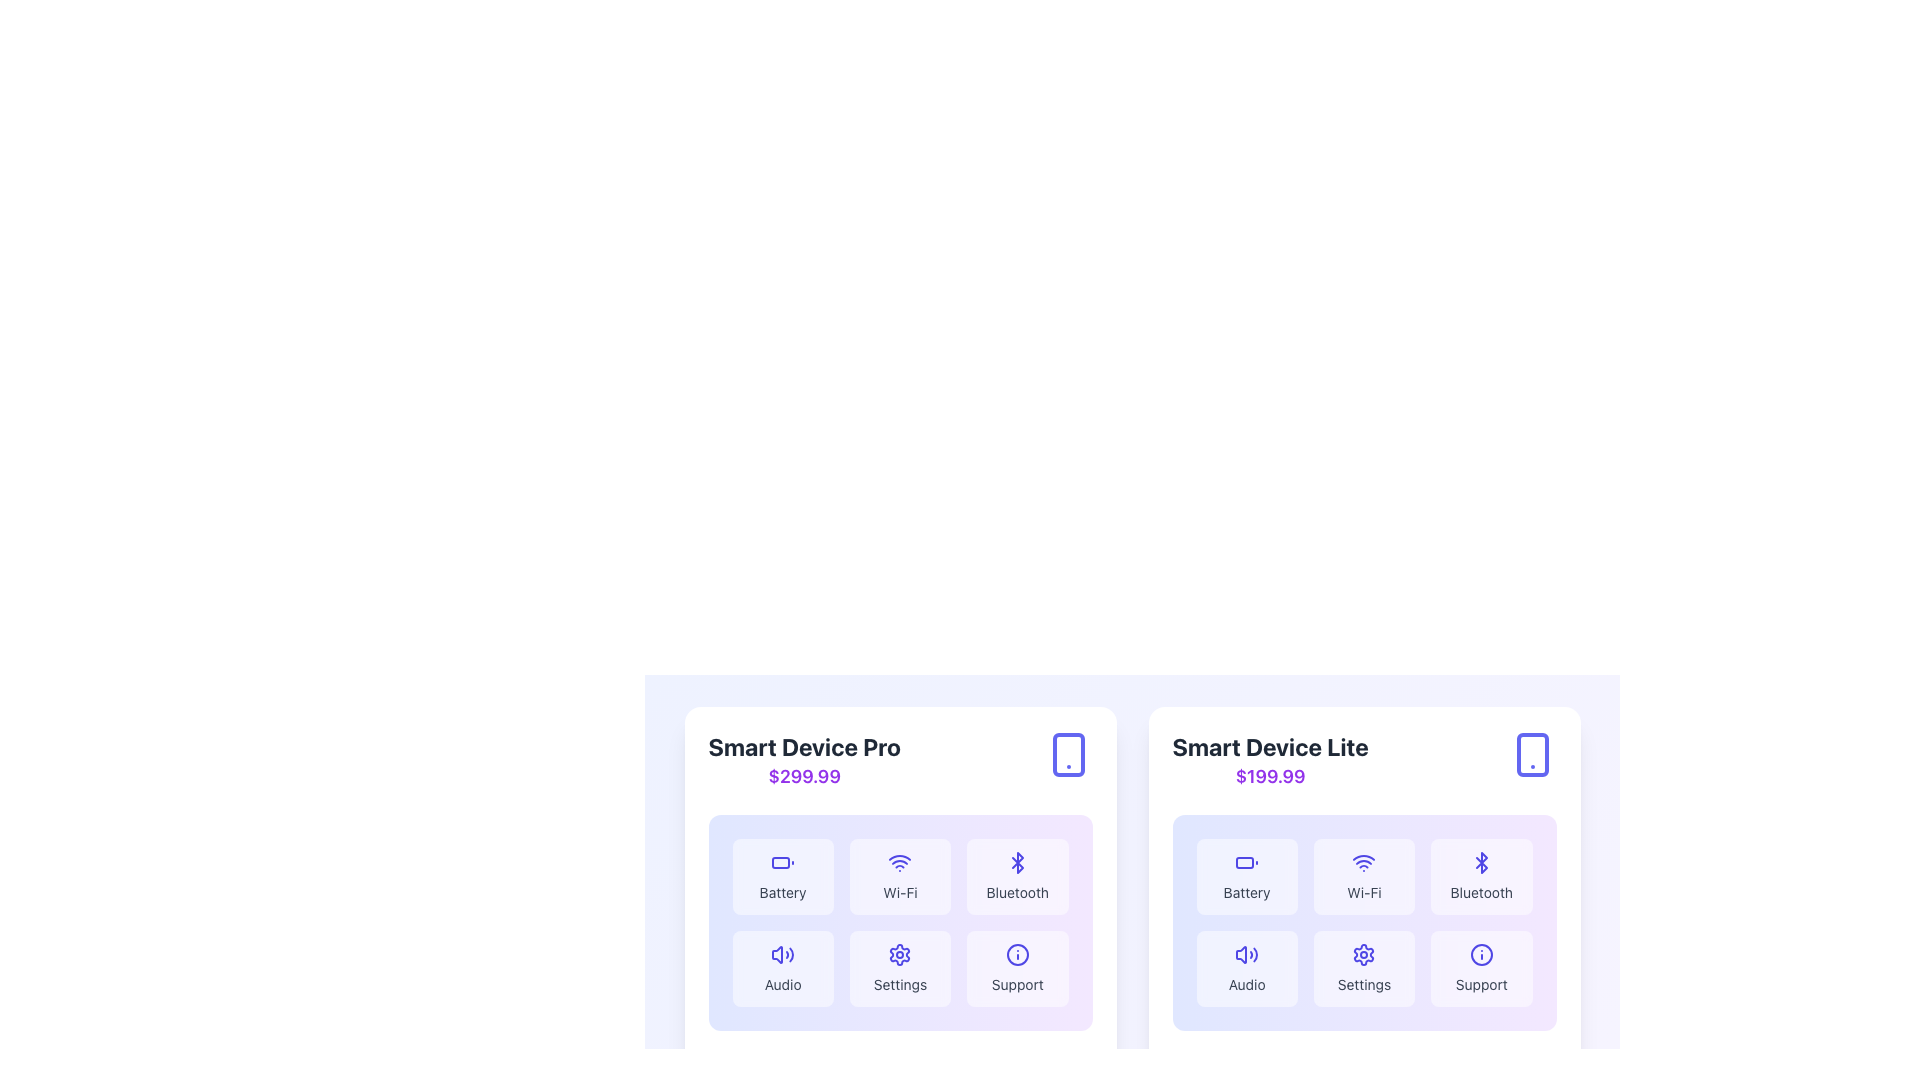  Describe the element at coordinates (1269, 760) in the screenshot. I see `the Text Display element that shows 'Smart Device Lite' in bold black text and '$199.99' in bold purple font to trigger potential tooltips or effects` at that location.